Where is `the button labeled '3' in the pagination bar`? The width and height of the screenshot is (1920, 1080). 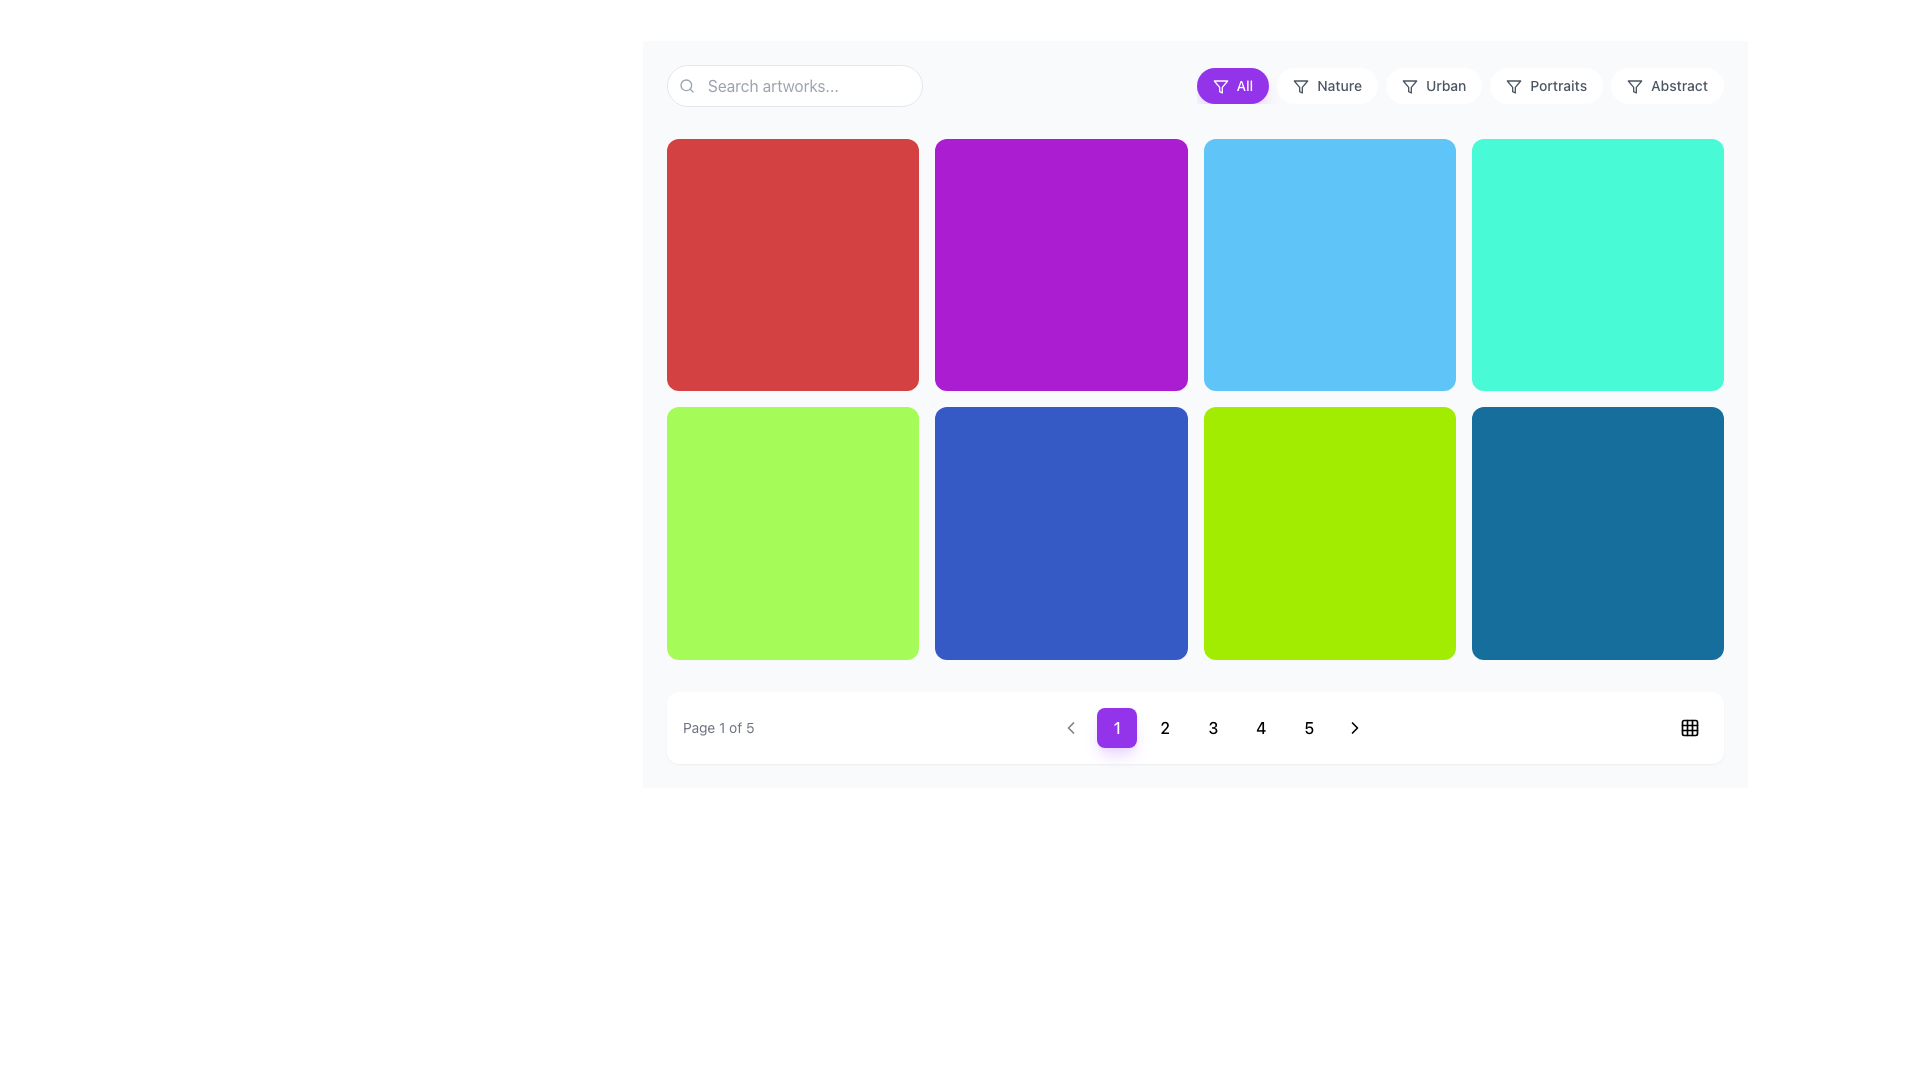
the button labeled '3' in the pagination bar is located at coordinates (1212, 727).